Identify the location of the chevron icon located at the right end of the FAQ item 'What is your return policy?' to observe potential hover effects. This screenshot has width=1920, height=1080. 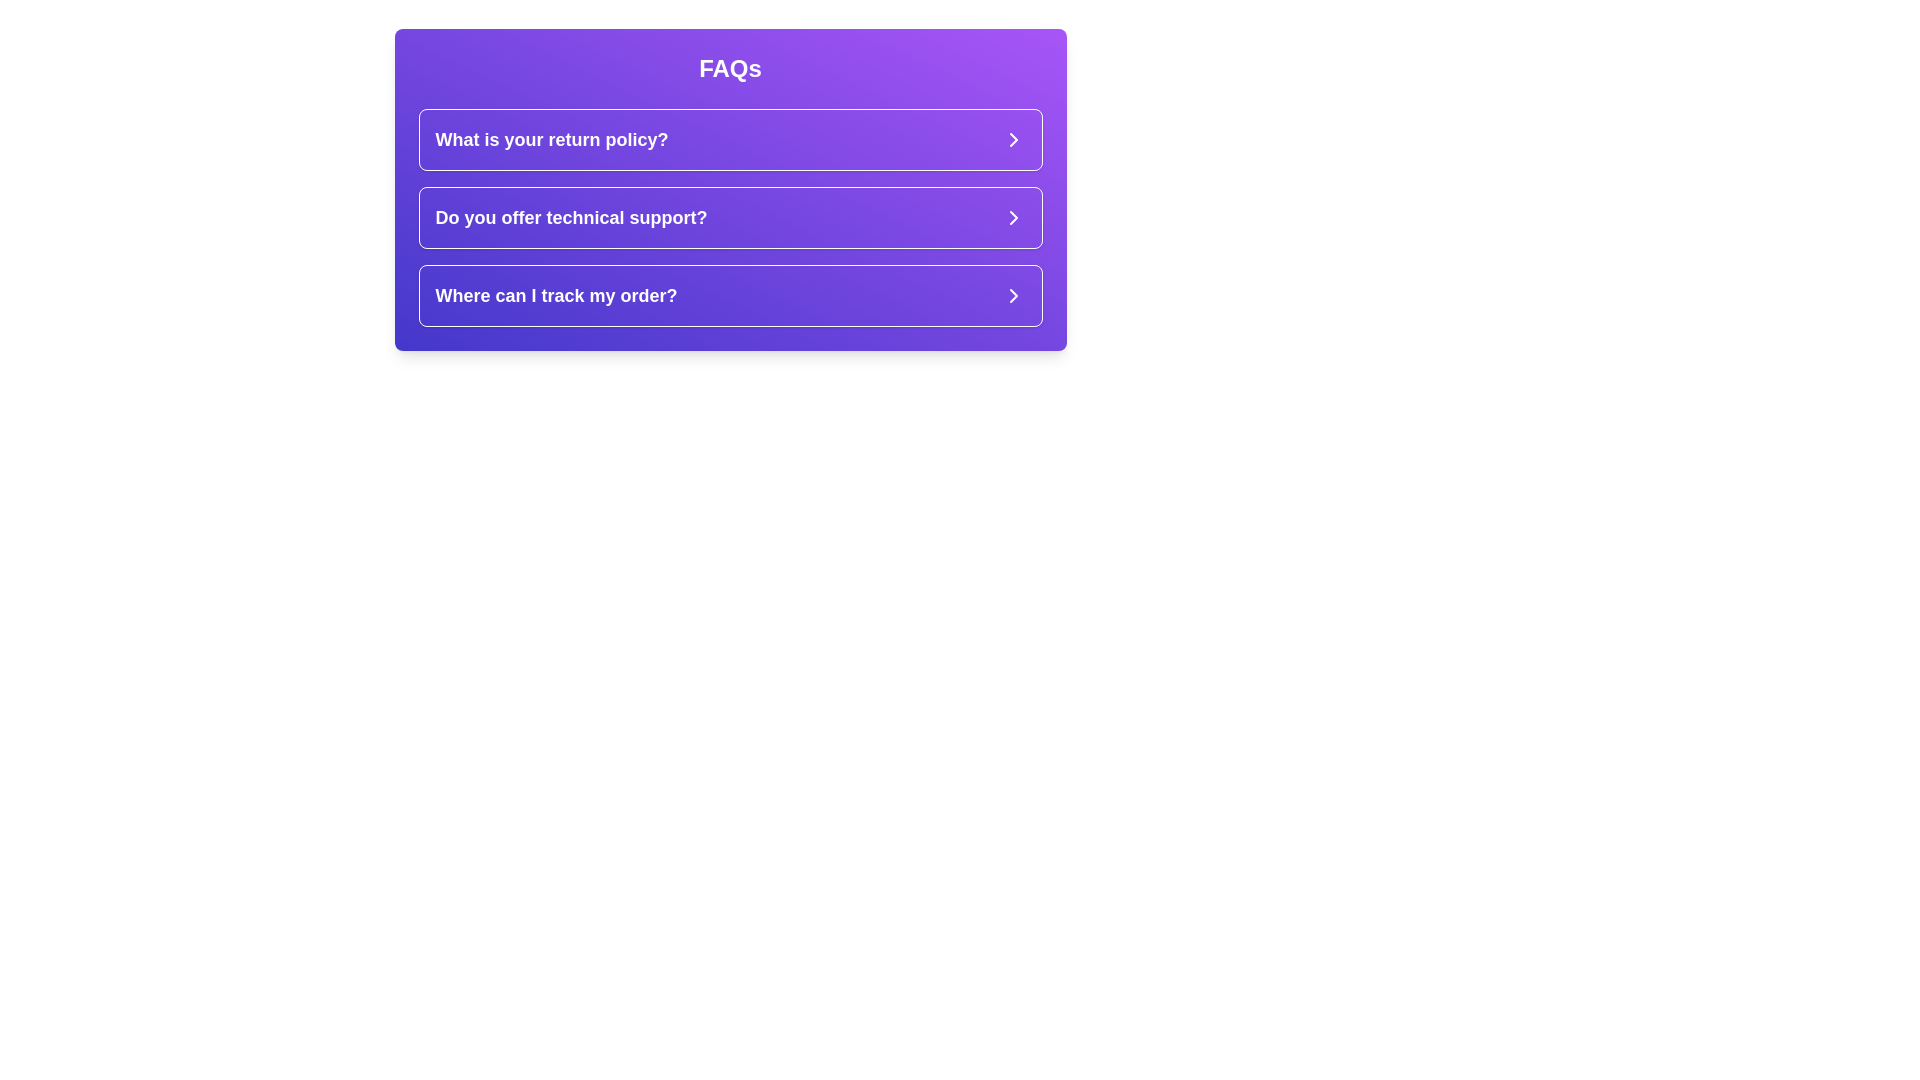
(1013, 138).